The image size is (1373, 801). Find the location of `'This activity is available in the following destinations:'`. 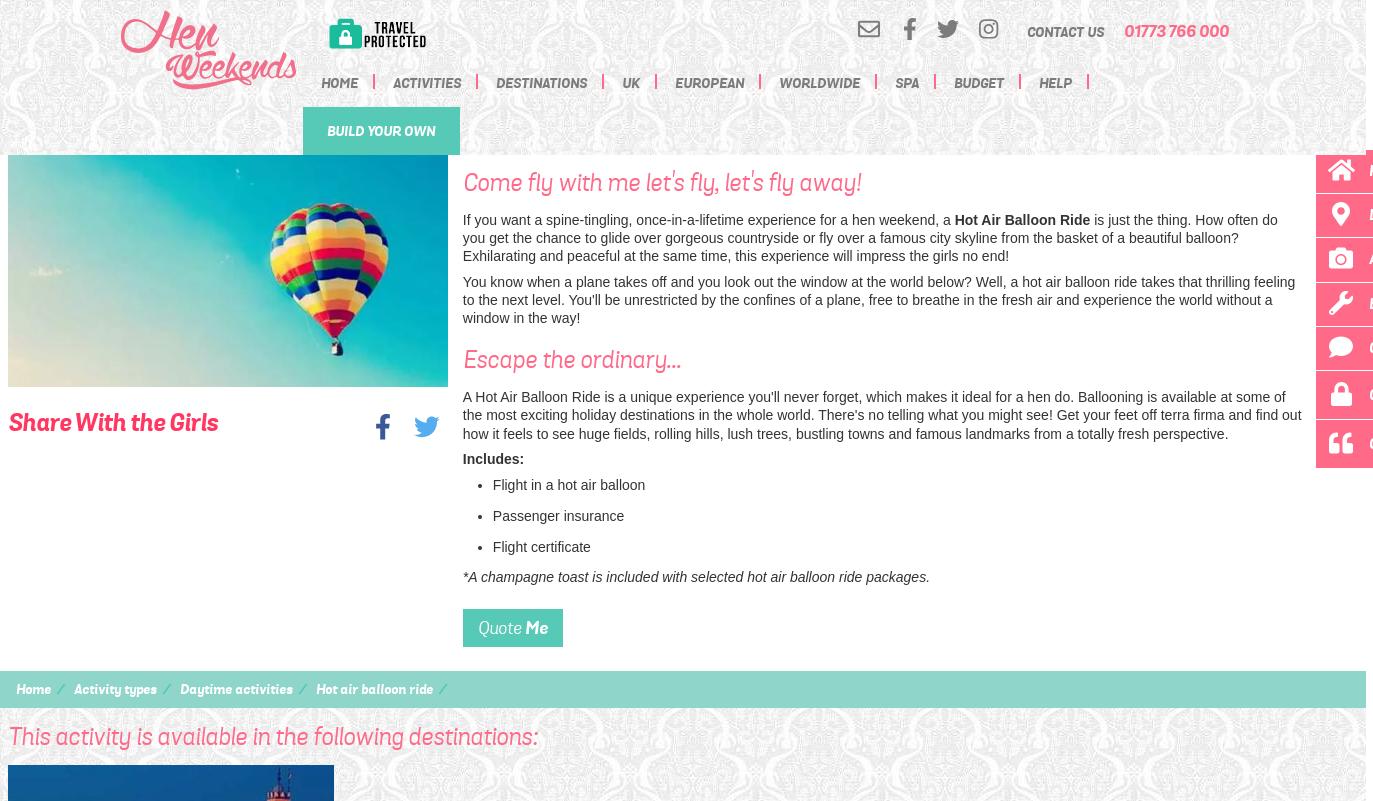

'This activity is available in the following destinations:' is located at coordinates (6, 736).